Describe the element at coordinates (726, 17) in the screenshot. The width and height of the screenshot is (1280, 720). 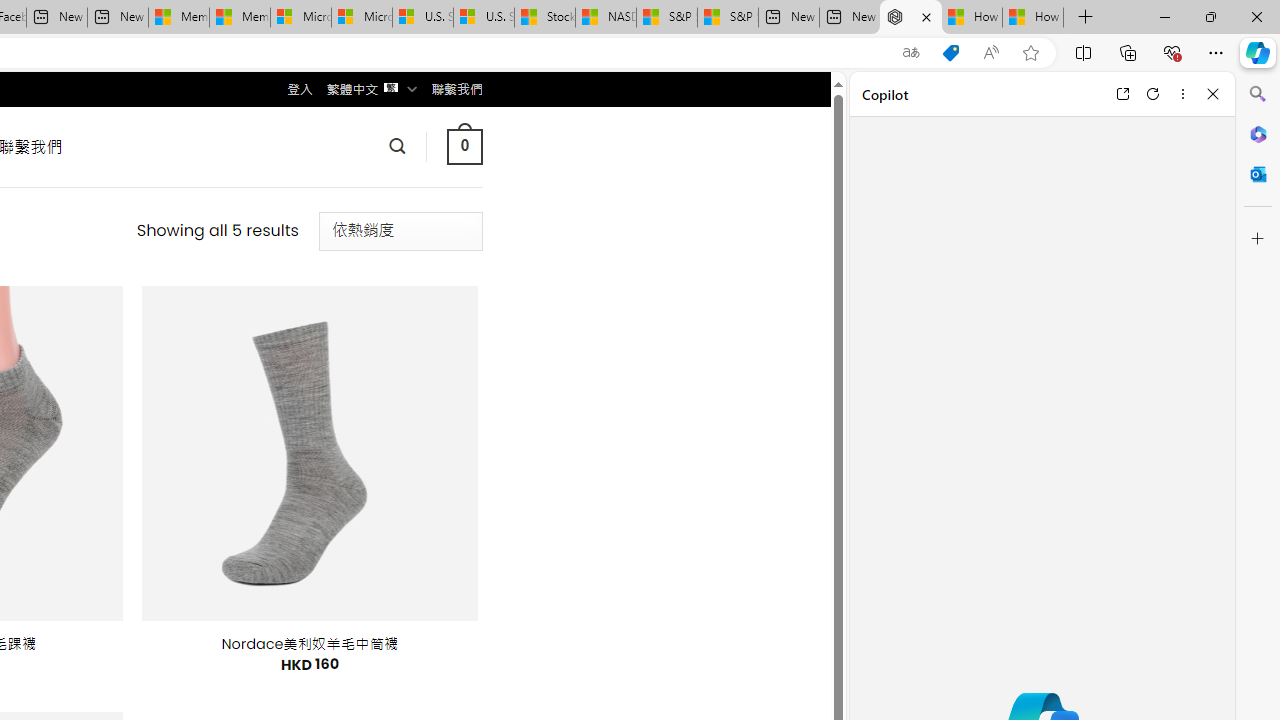
I see `'S&P 500, Nasdaq end lower, weighed by Nvidia dip | Watch'` at that location.